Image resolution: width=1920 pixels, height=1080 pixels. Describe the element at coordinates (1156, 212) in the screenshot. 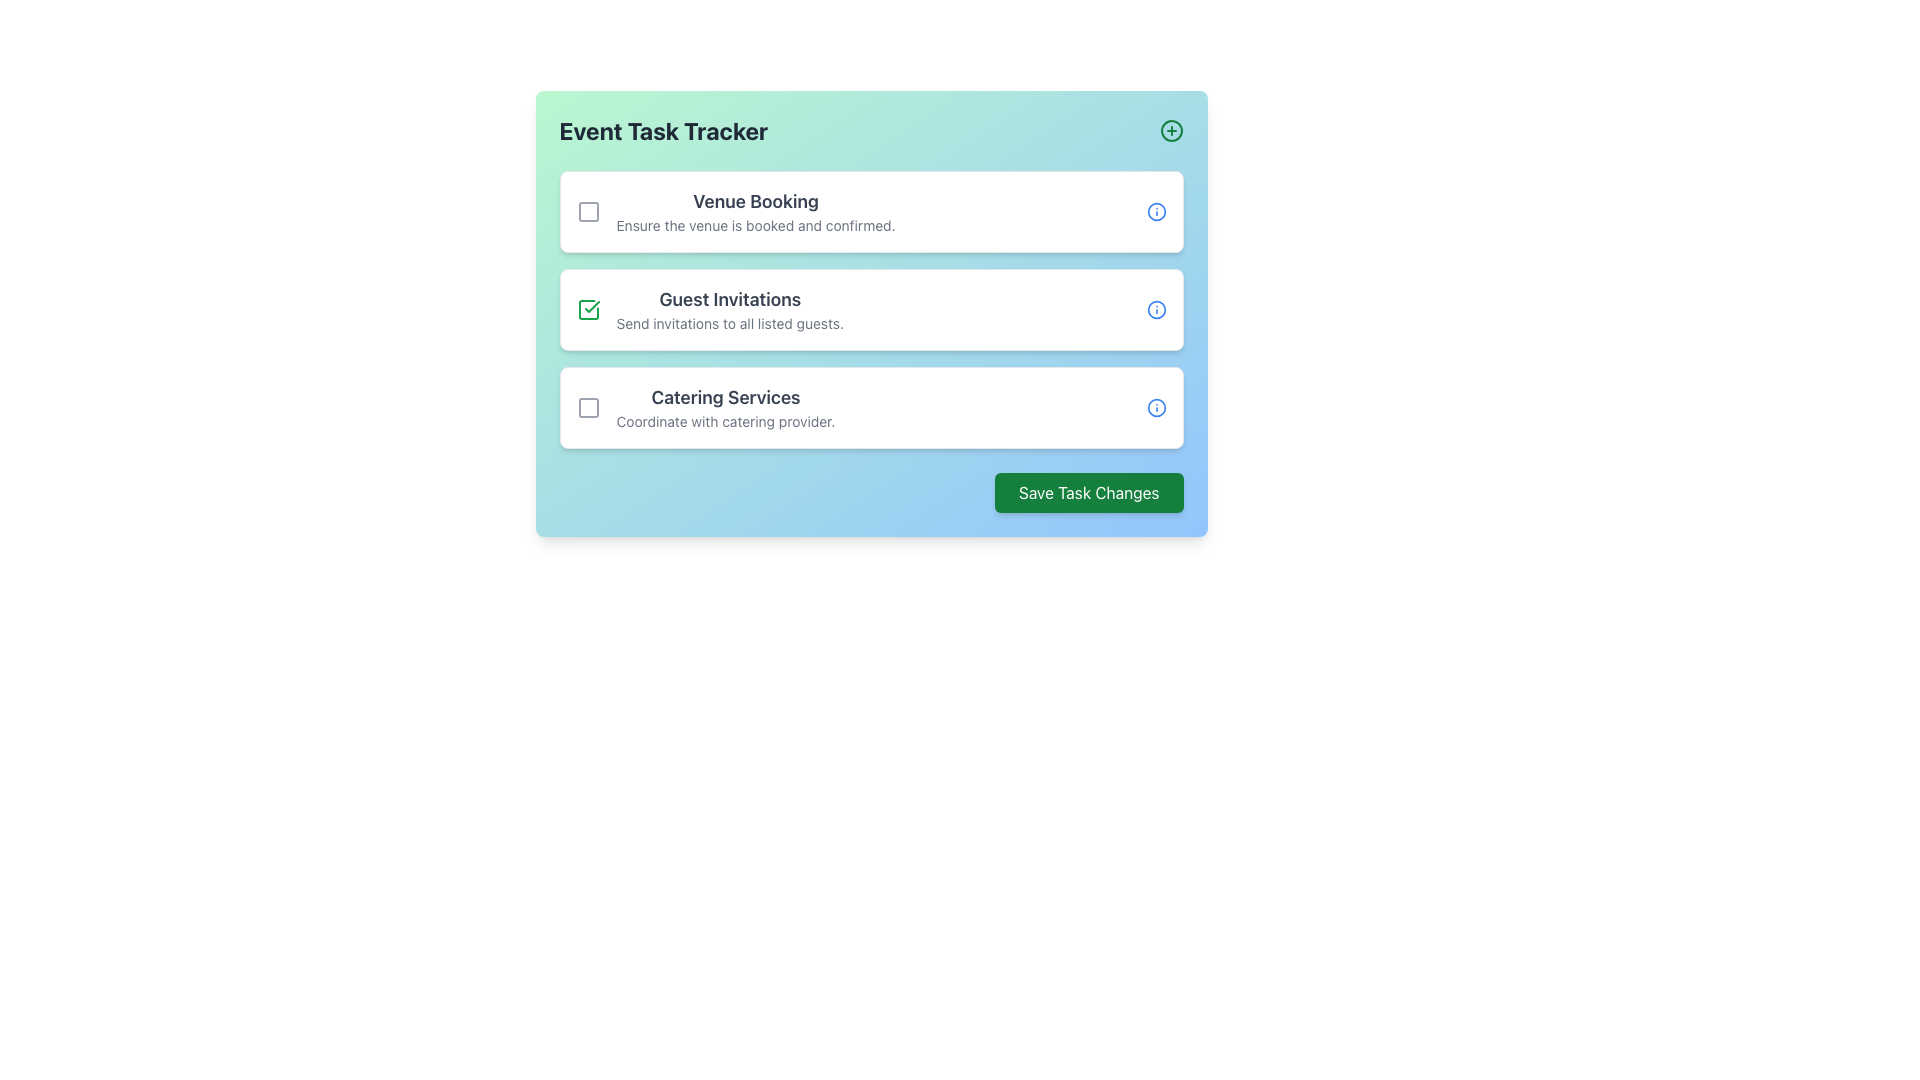

I see `the interactive information icon located in the top-right corner of the 'Venue Booking' card` at that location.